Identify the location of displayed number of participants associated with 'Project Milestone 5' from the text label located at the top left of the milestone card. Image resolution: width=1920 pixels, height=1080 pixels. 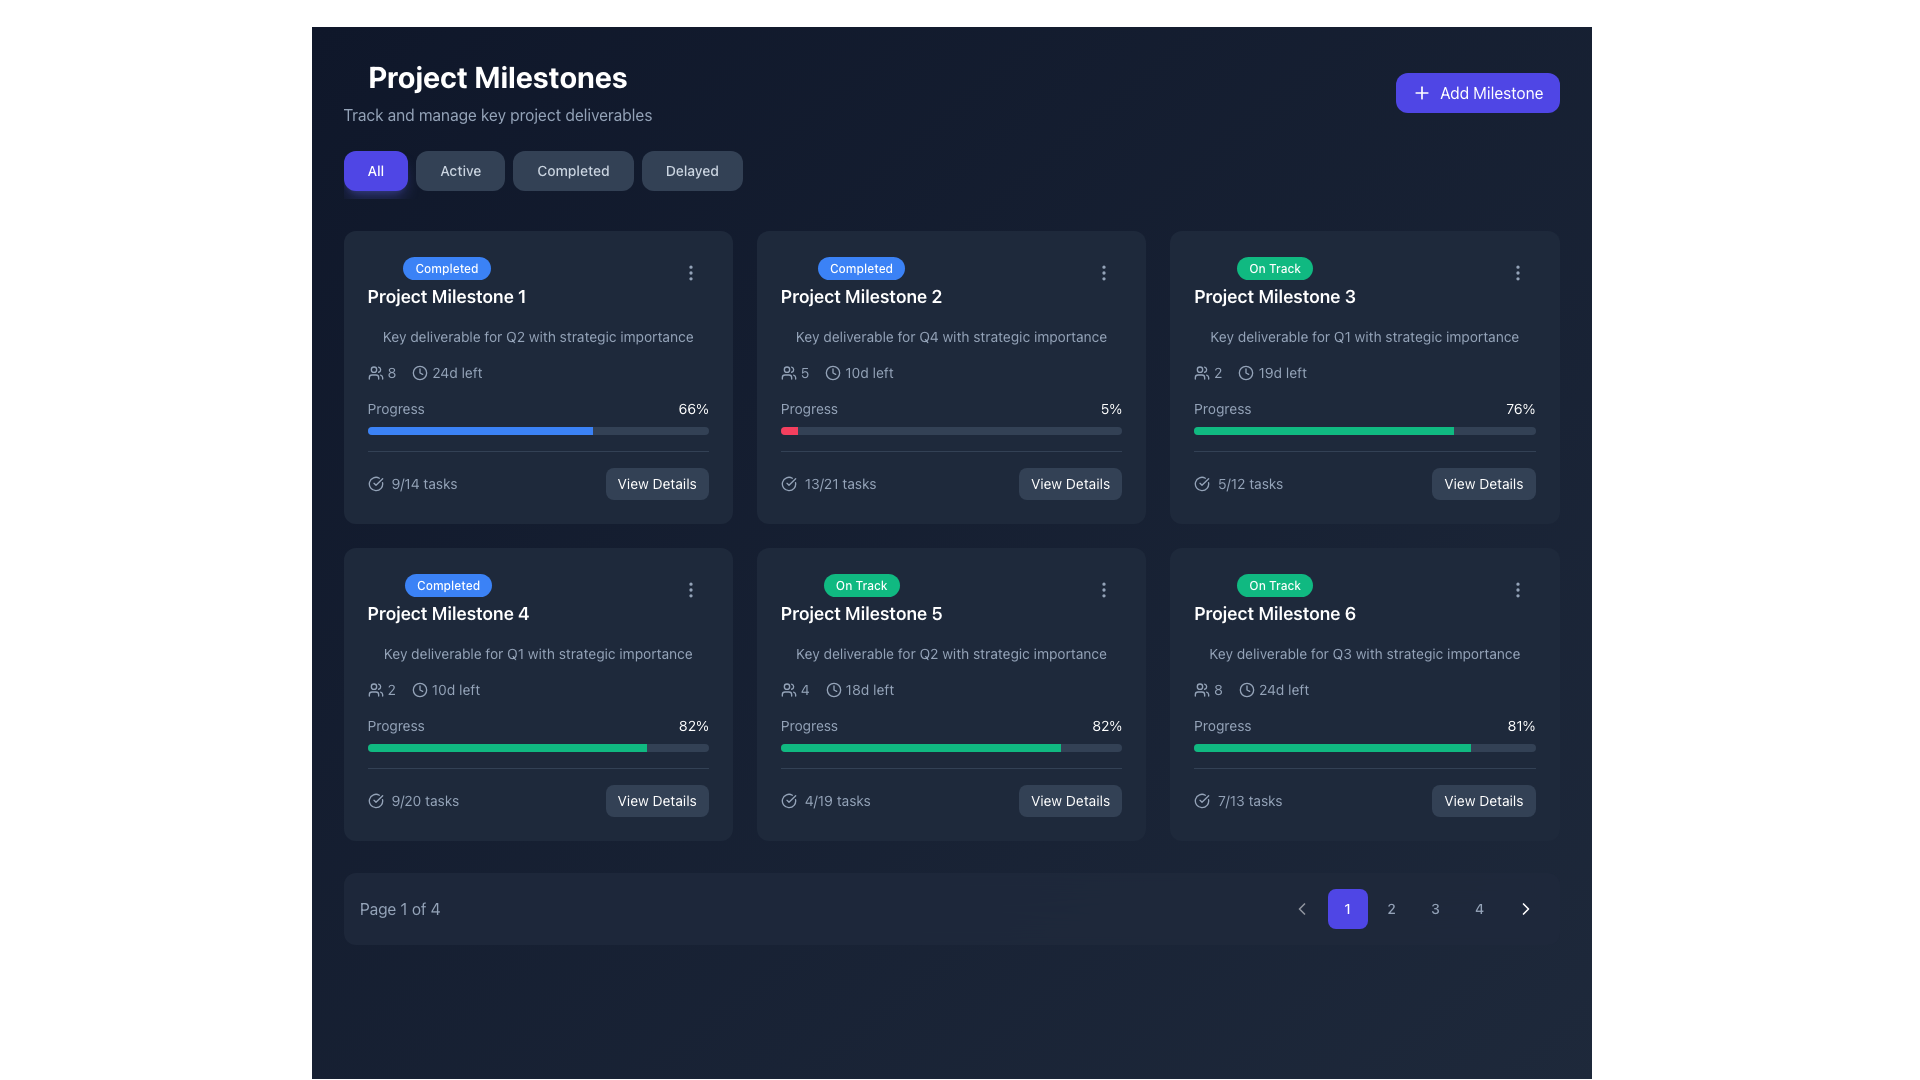
(794, 689).